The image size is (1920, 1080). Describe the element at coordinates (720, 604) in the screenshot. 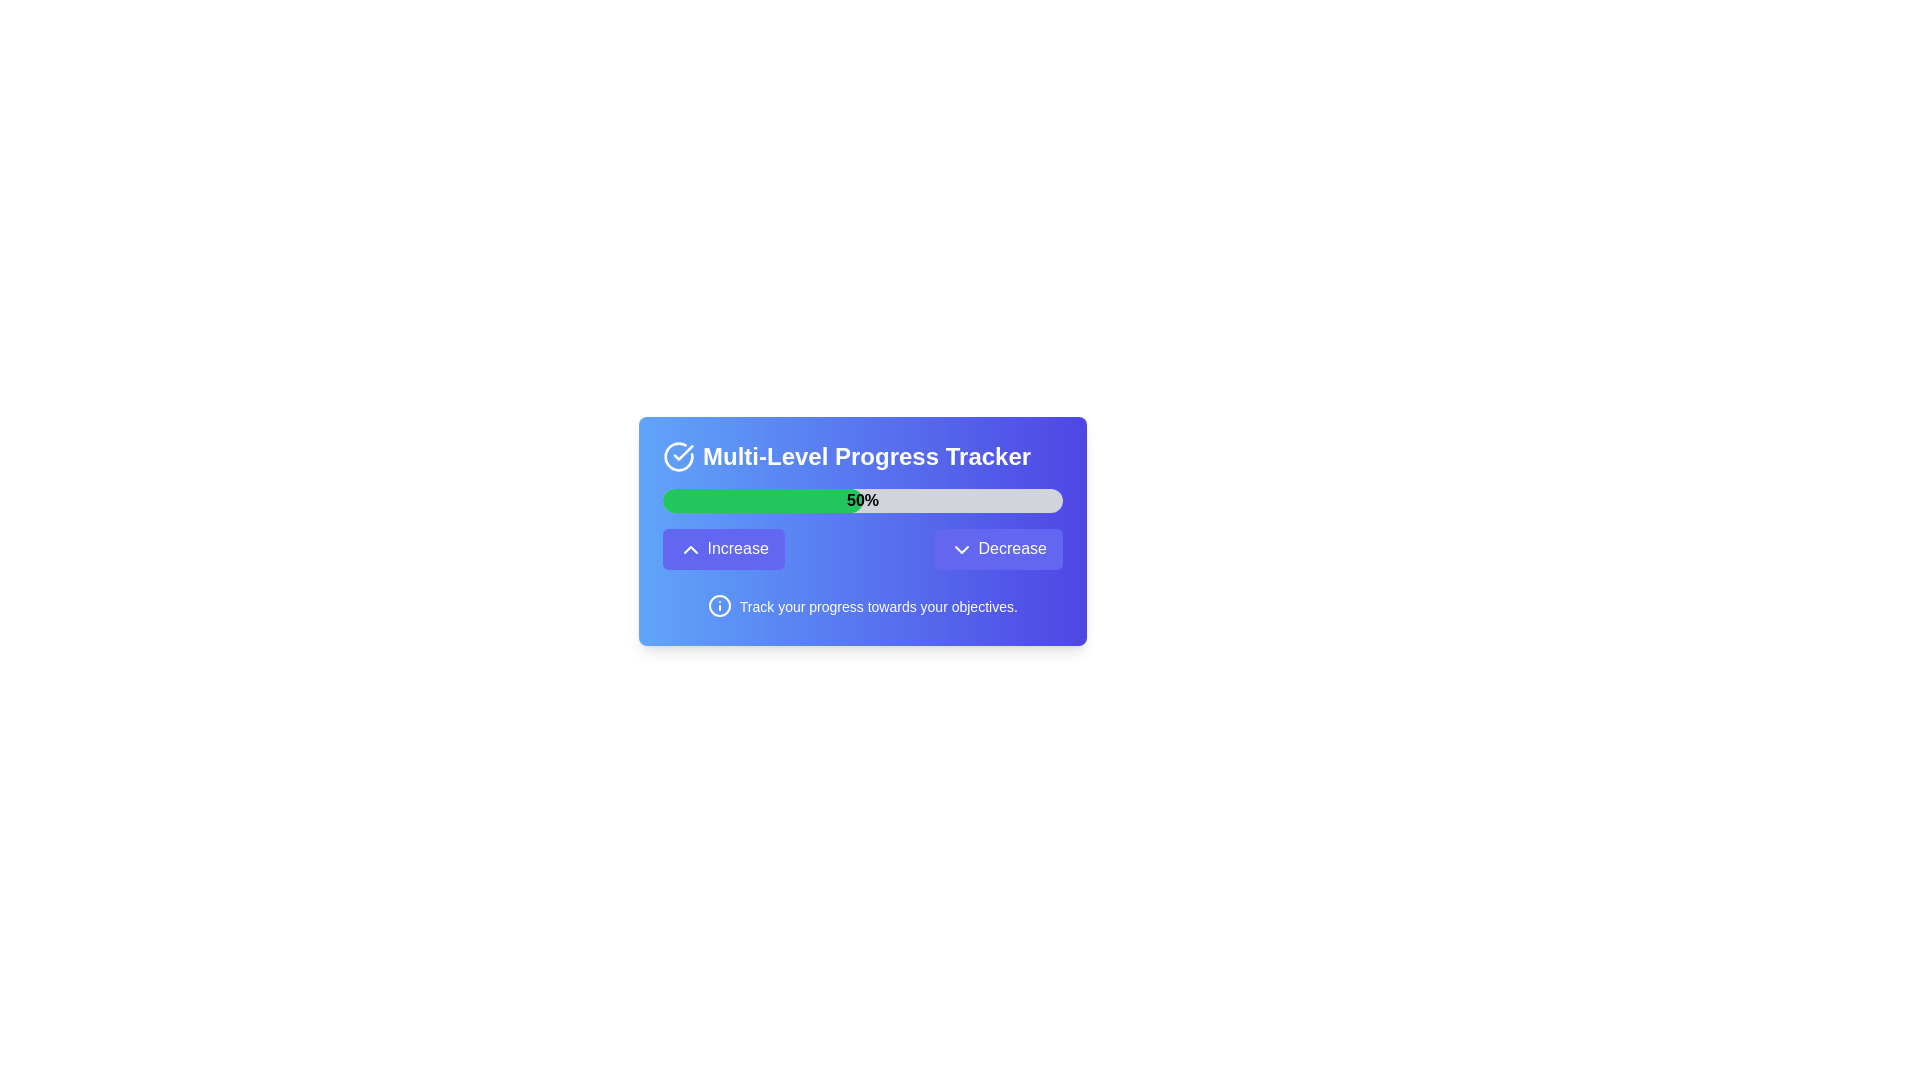

I see `the small circular info icon located to the left of the text 'Track your progress towards your objectives.'` at that location.